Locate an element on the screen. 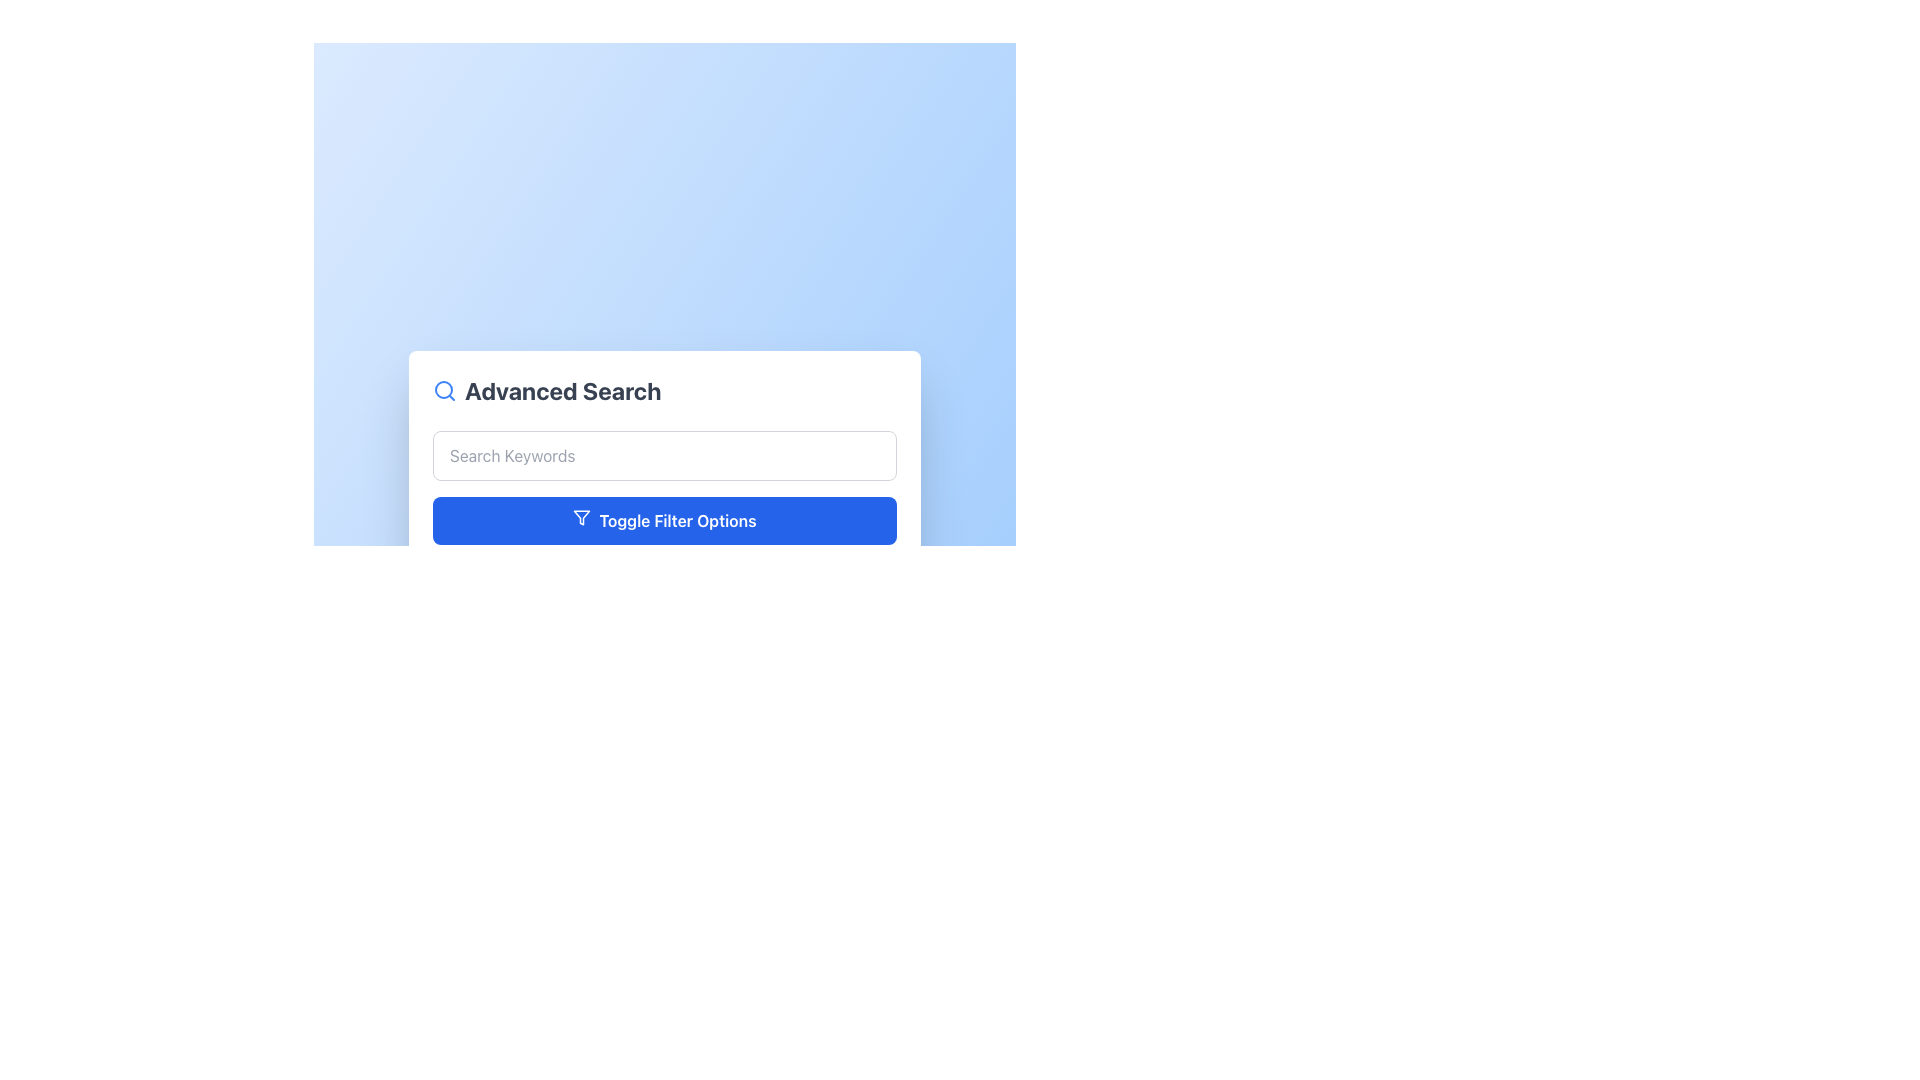 The height and width of the screenshot is (1080, 1920). 'Toggle Filter Options' button with a blue background and white text for accessibility is located at coordinates (665, 519).